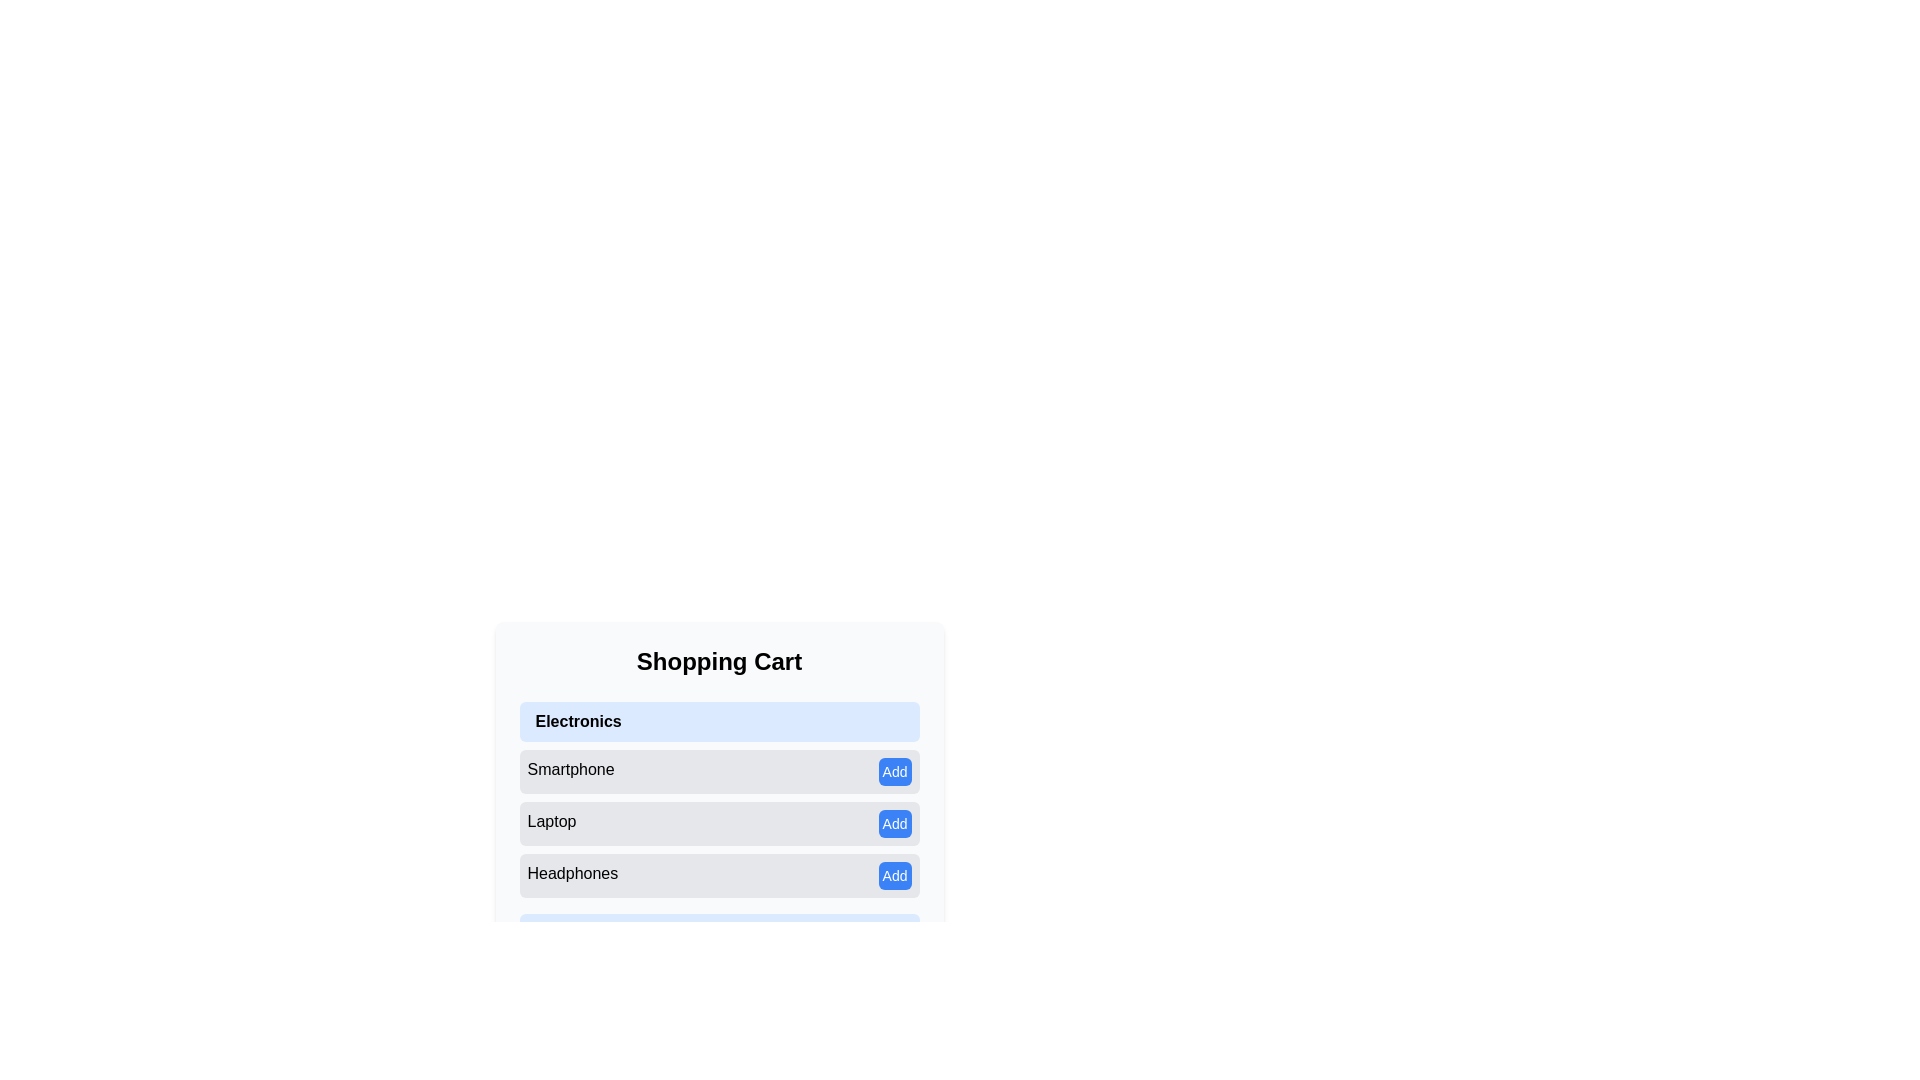 The height and width of the screenshot is (1080, 1920). What do you see at coordinates (894, 770) in the screenshot?
I see `the 'Add' button with a rounded blue background located in the rightmost part of the first item under the 'Electronics' category, specifically under 'Smartphone', to prepare for keyboard interaction` at bounding box center [894, 770].